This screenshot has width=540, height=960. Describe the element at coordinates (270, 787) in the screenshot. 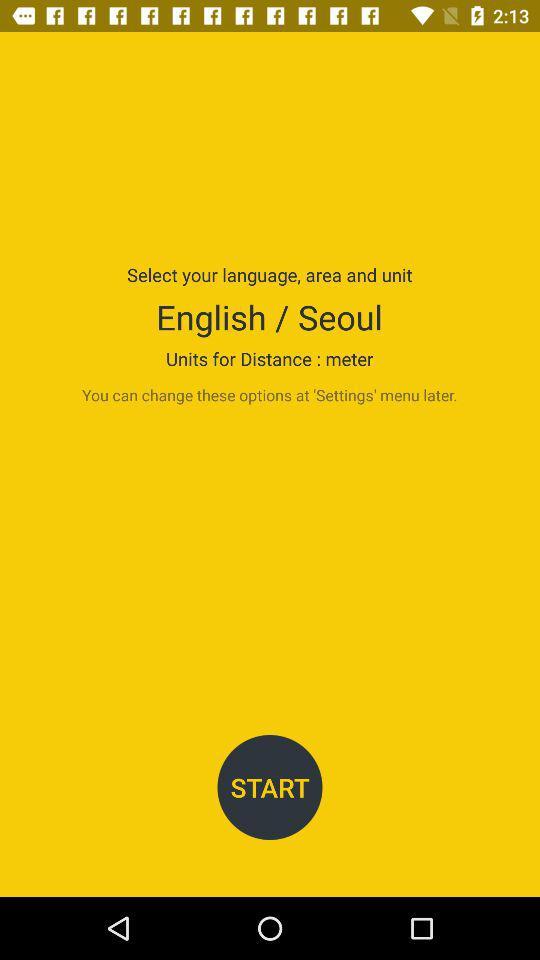

I see `start item` at that location.